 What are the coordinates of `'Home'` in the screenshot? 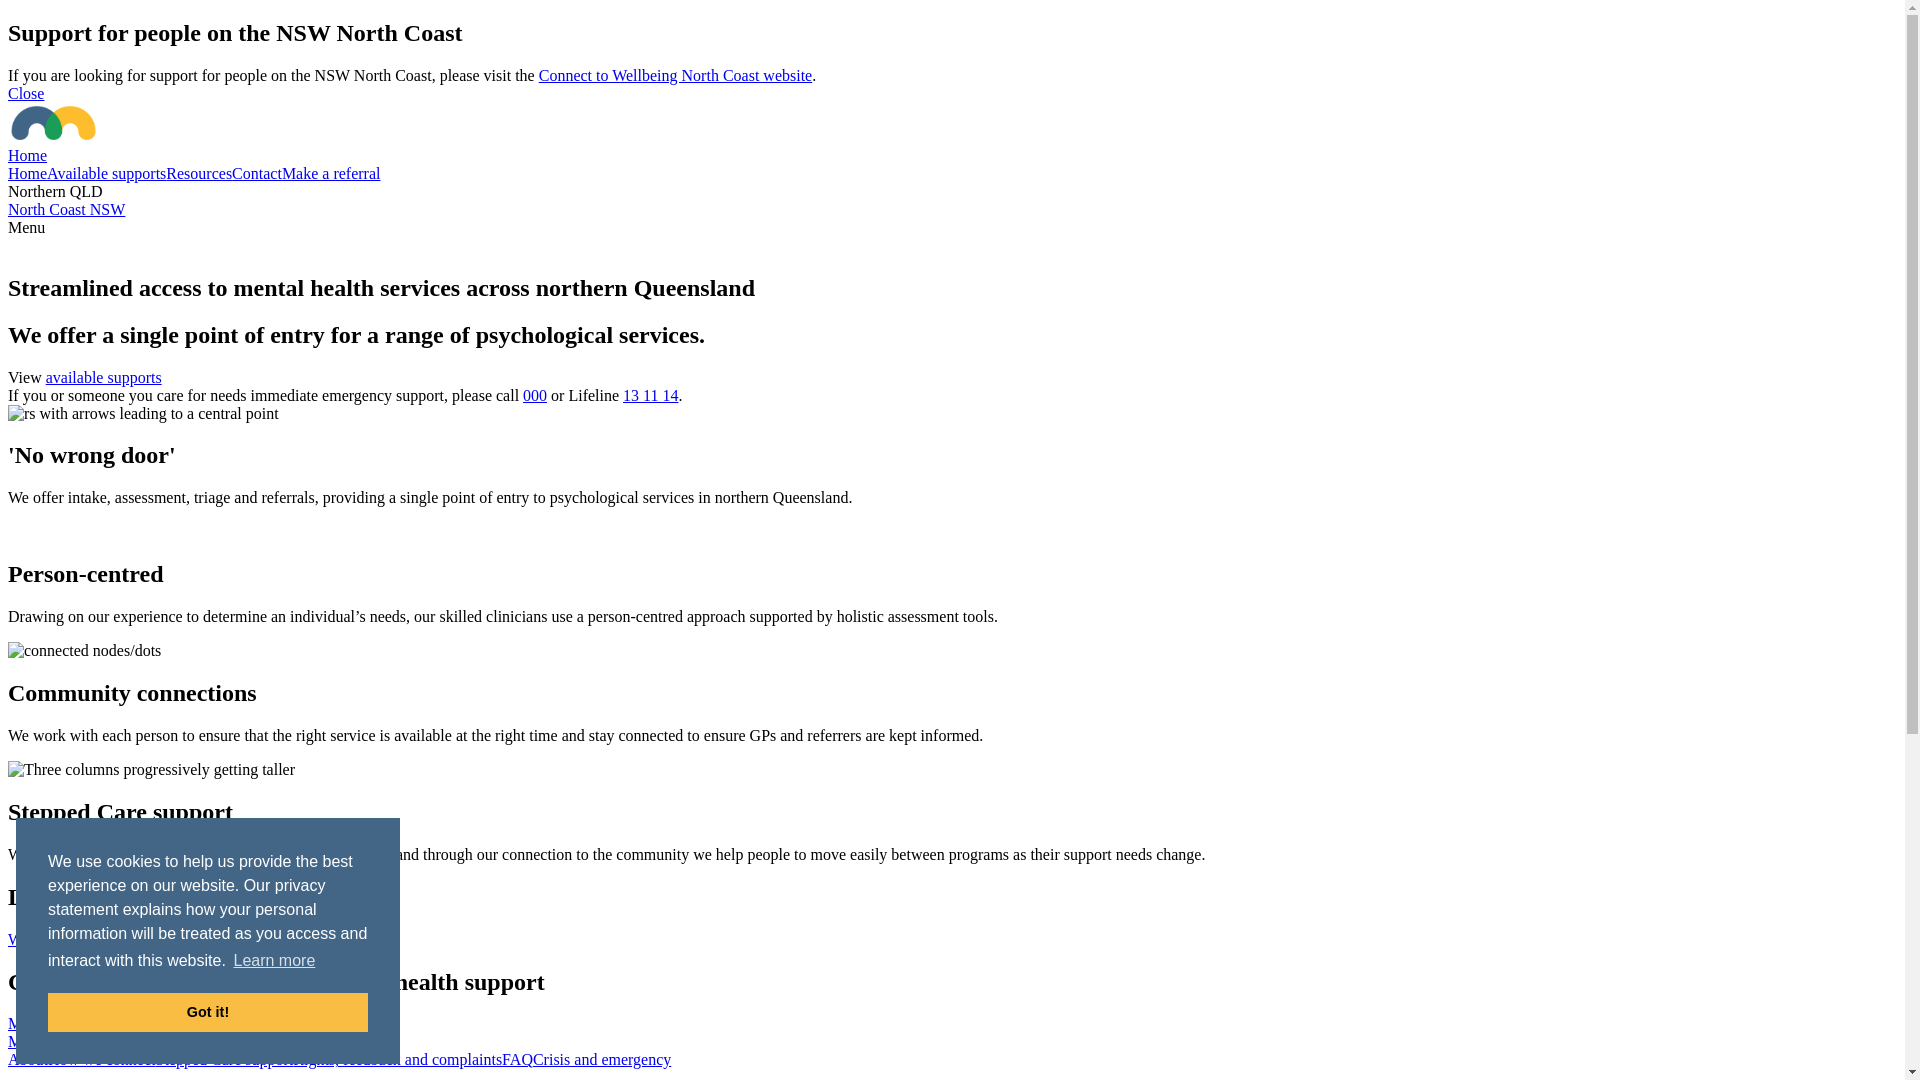 It's located at (27, 172).